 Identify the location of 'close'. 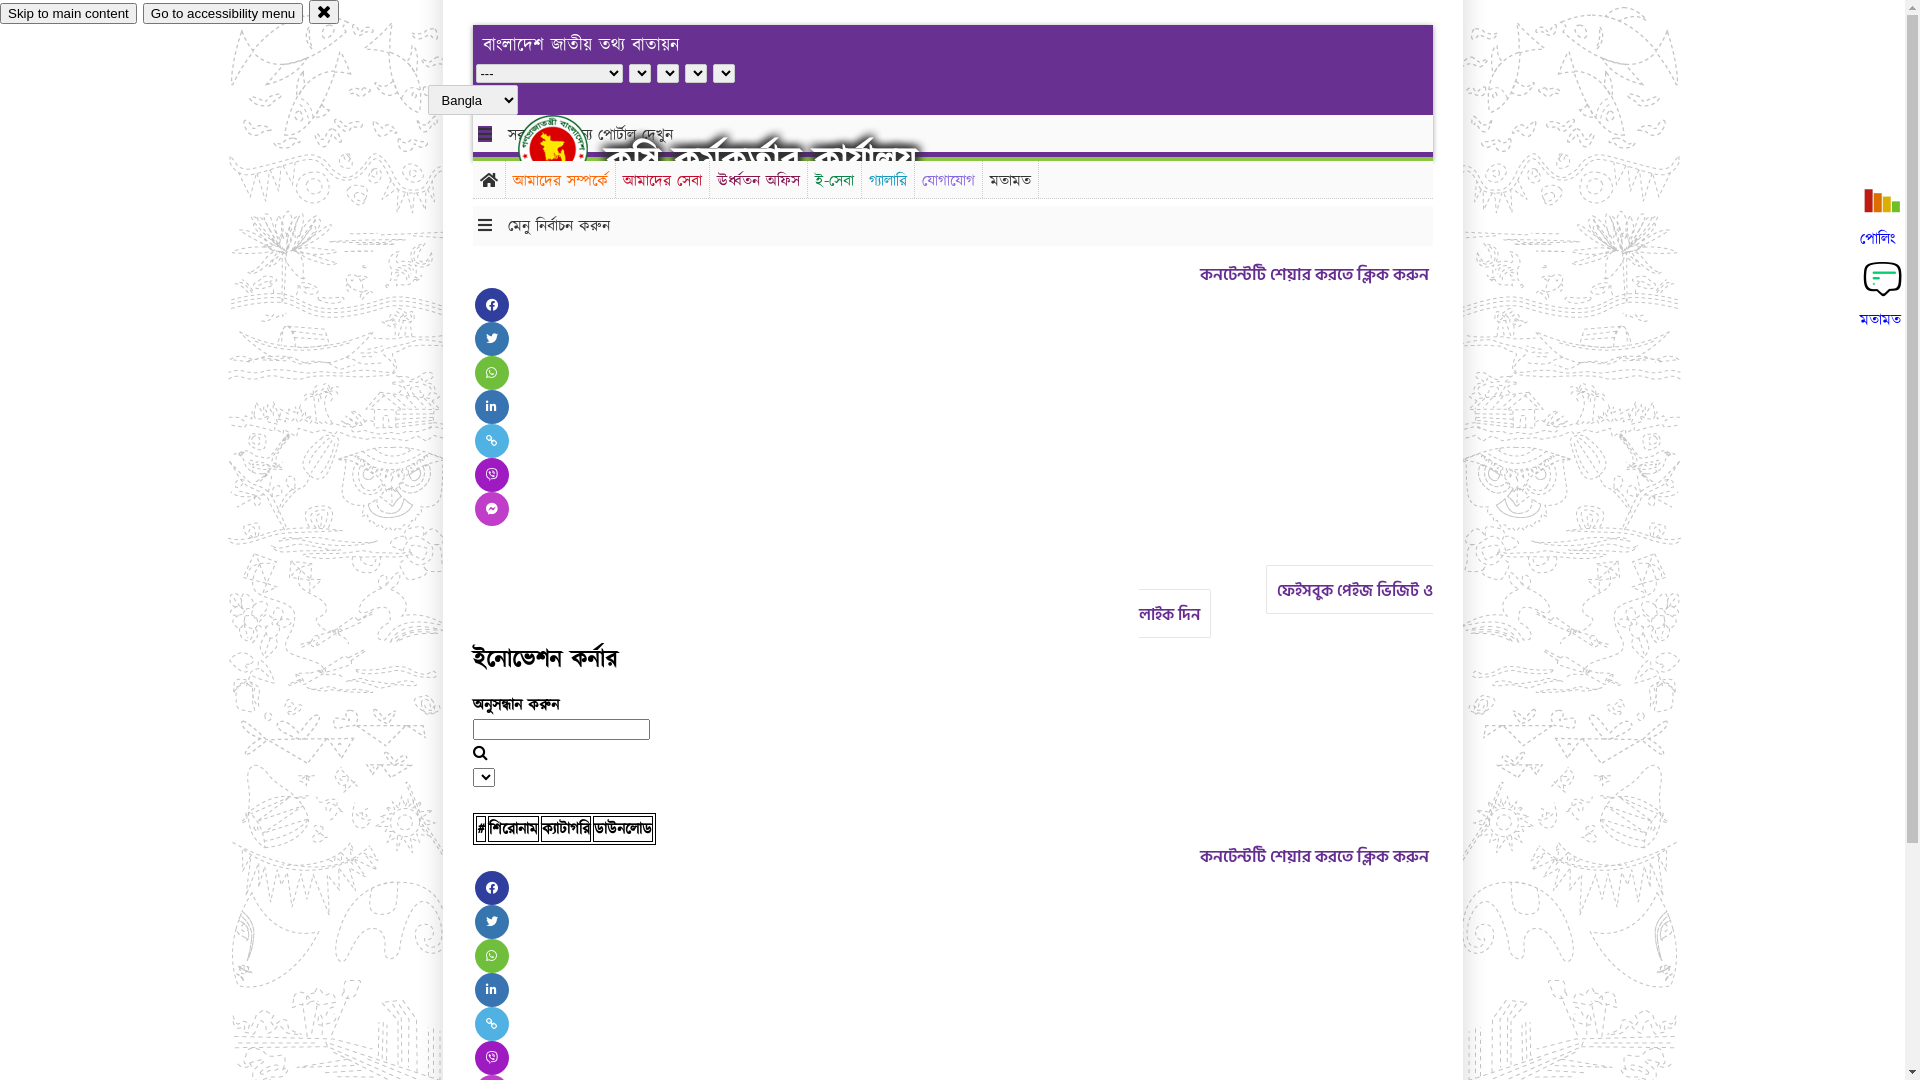
(307, 11).